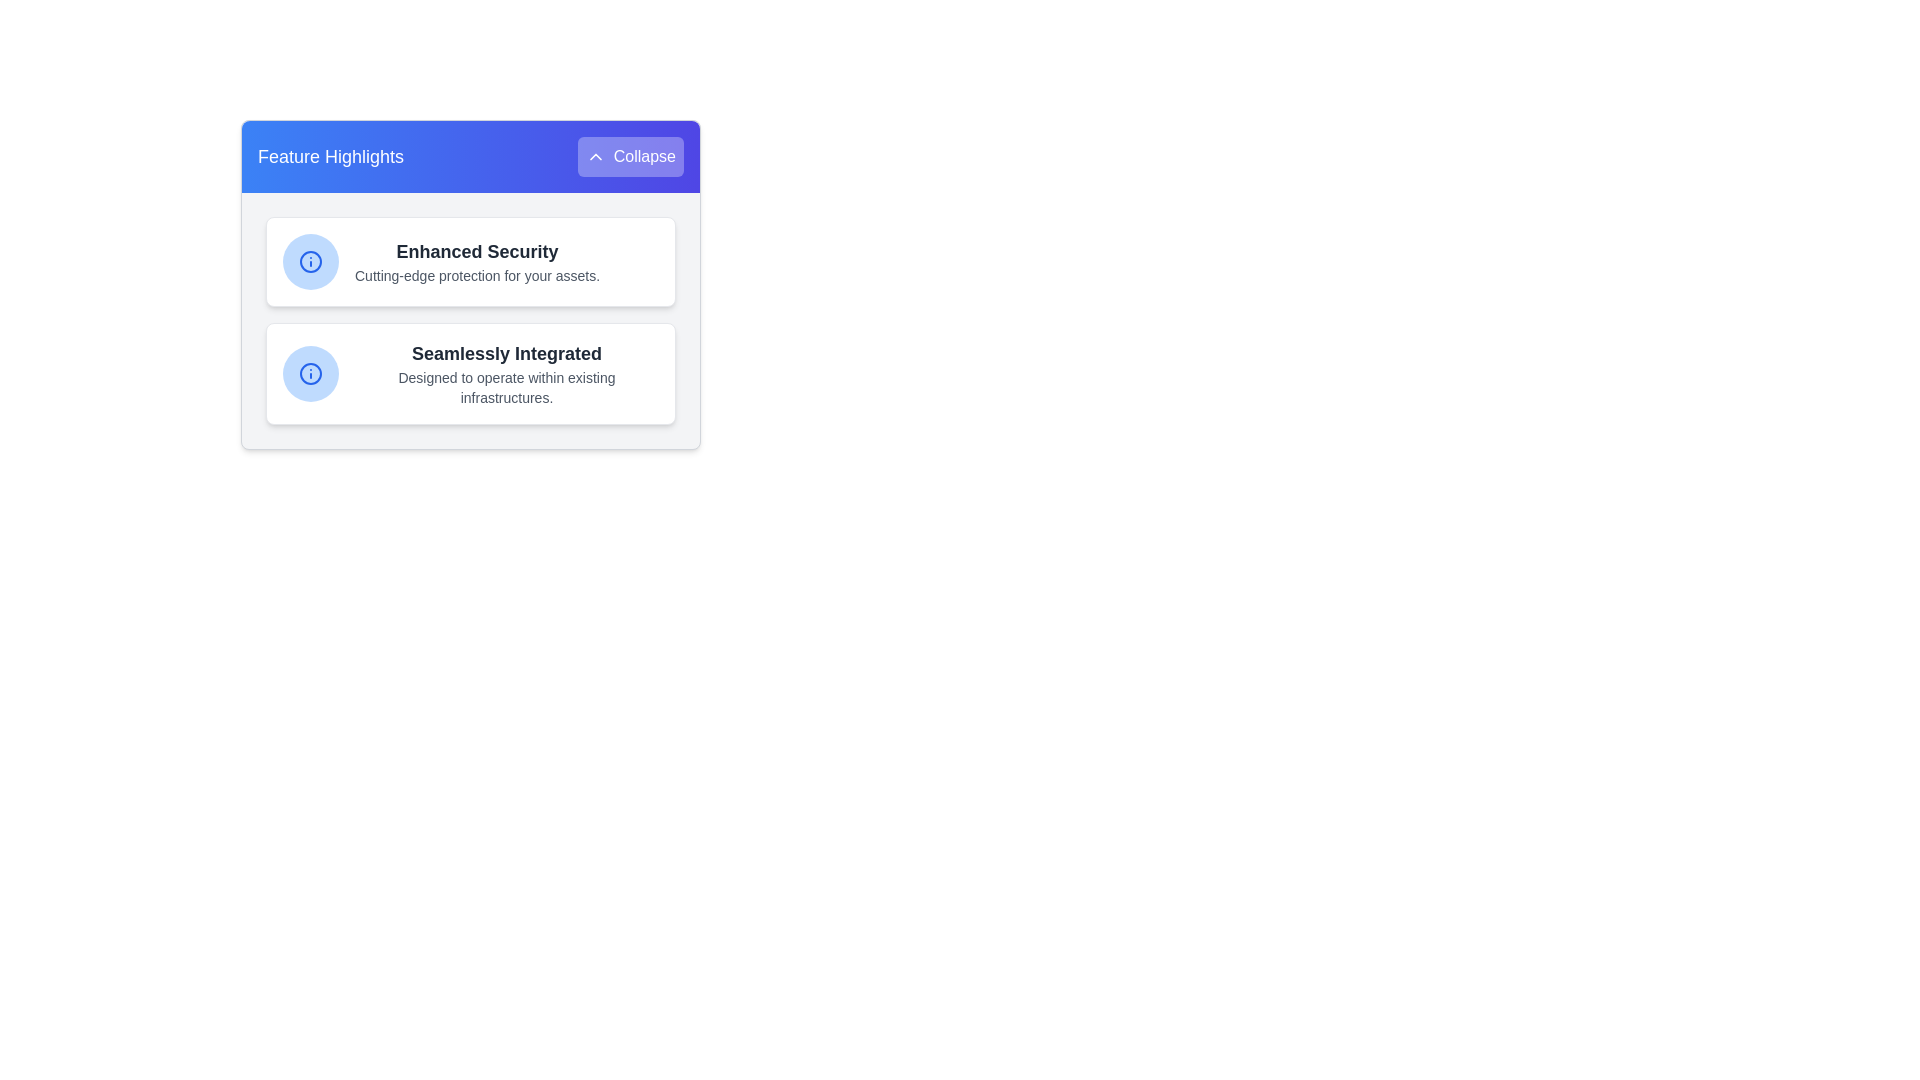 This screenshot has height=1080, width=1920. Describe the element at coordinates (594, 156) in the screenshot. I see `the upward-pointing chevron icon located in the collapsible button labeled 'Collapse' in the top-right corner of the 'Feature Highlights' section` at that location.